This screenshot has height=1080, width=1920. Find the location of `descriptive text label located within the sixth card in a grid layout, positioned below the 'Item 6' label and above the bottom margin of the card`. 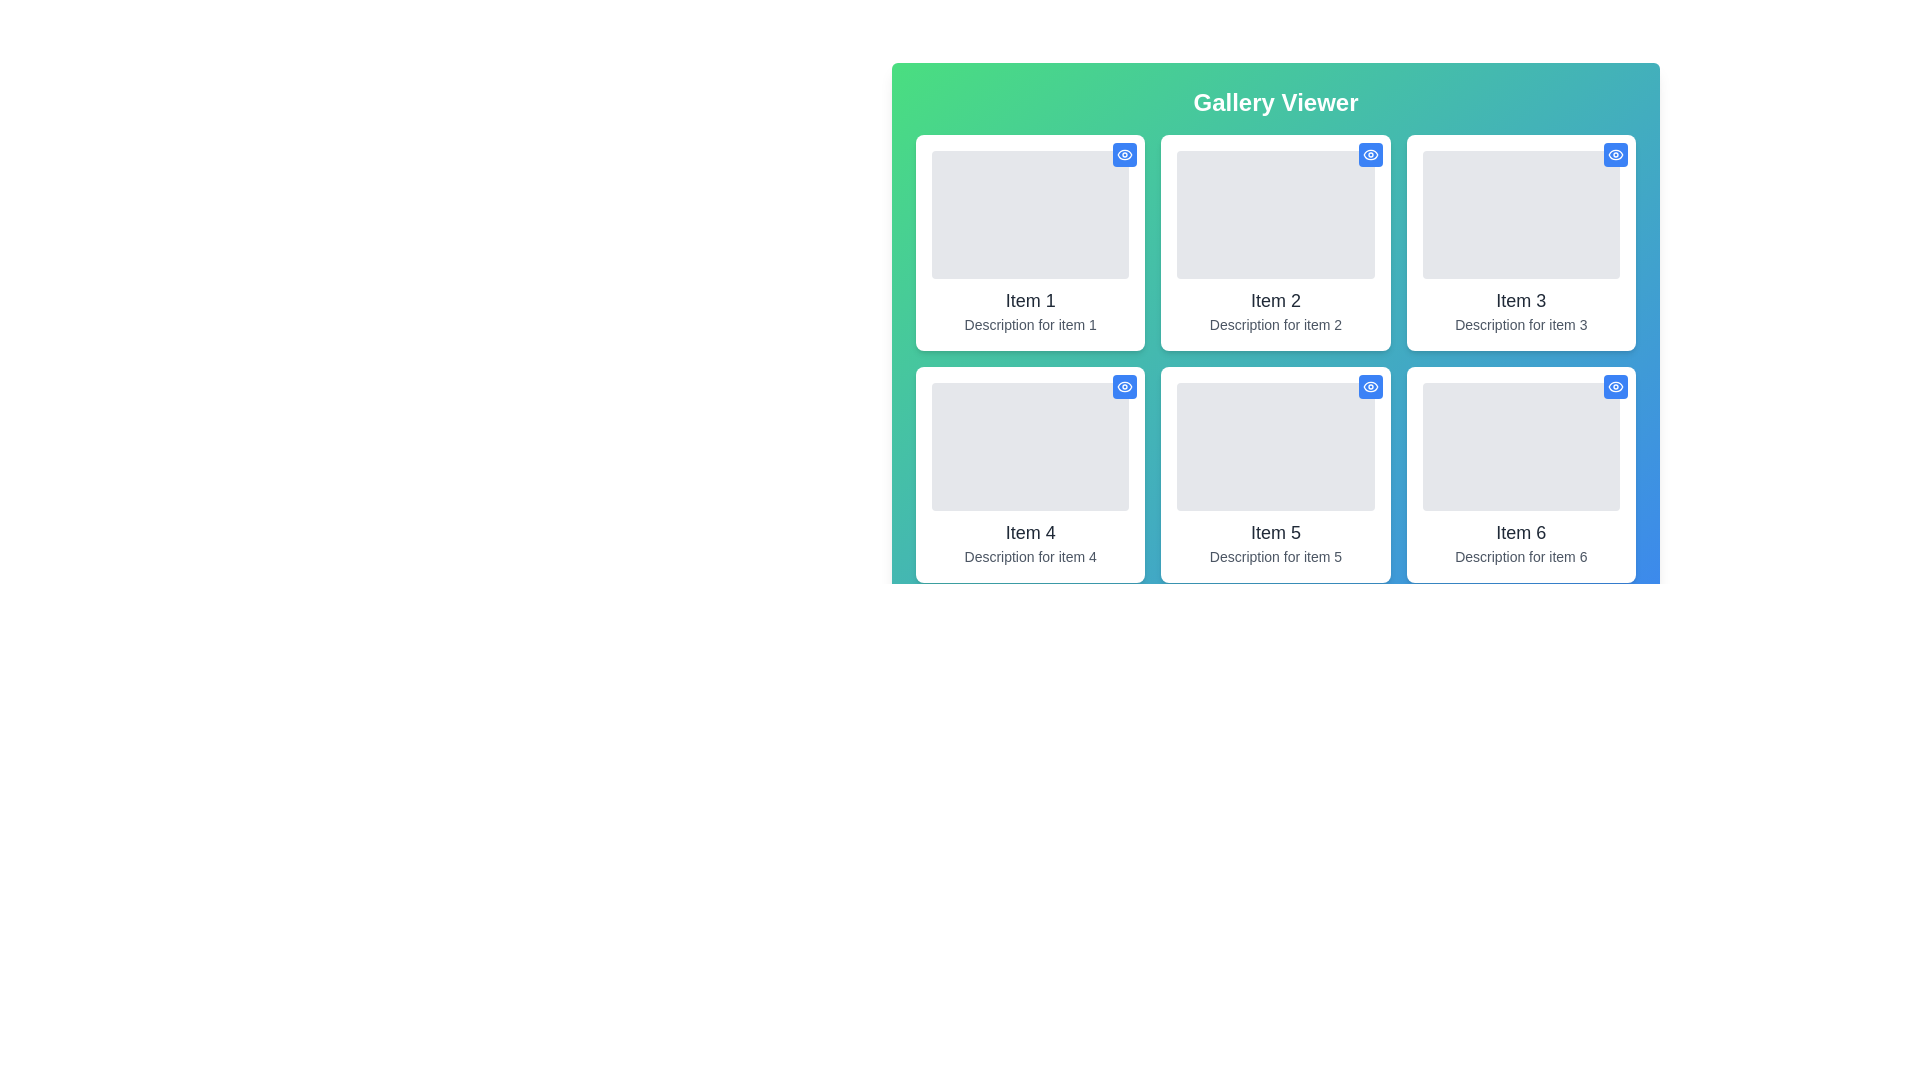

descriptive text label located within the sixth card in a grid layout, positioned below the 'Item 6' label and above the bottom margin of the card is located at coordinates (1520, 556).